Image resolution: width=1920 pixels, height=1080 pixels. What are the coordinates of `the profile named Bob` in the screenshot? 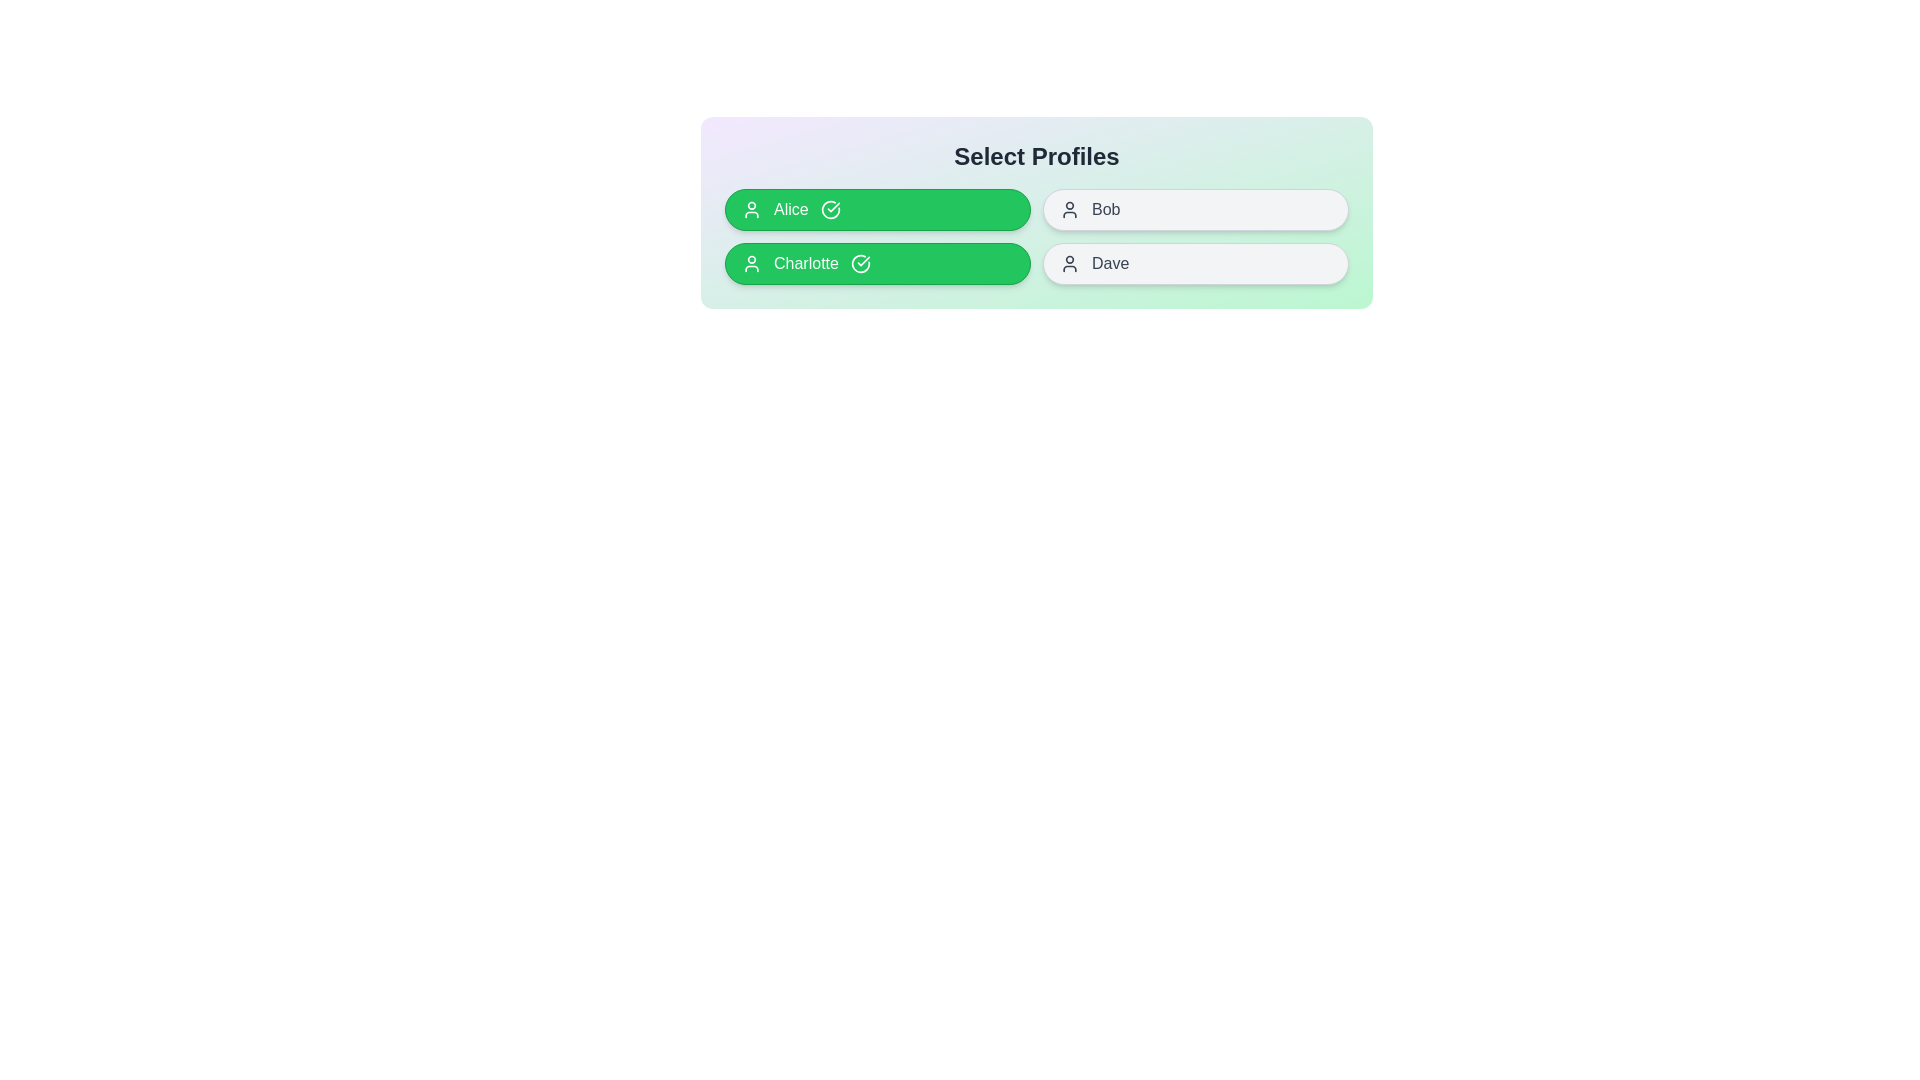 It's located at (1195, 209).